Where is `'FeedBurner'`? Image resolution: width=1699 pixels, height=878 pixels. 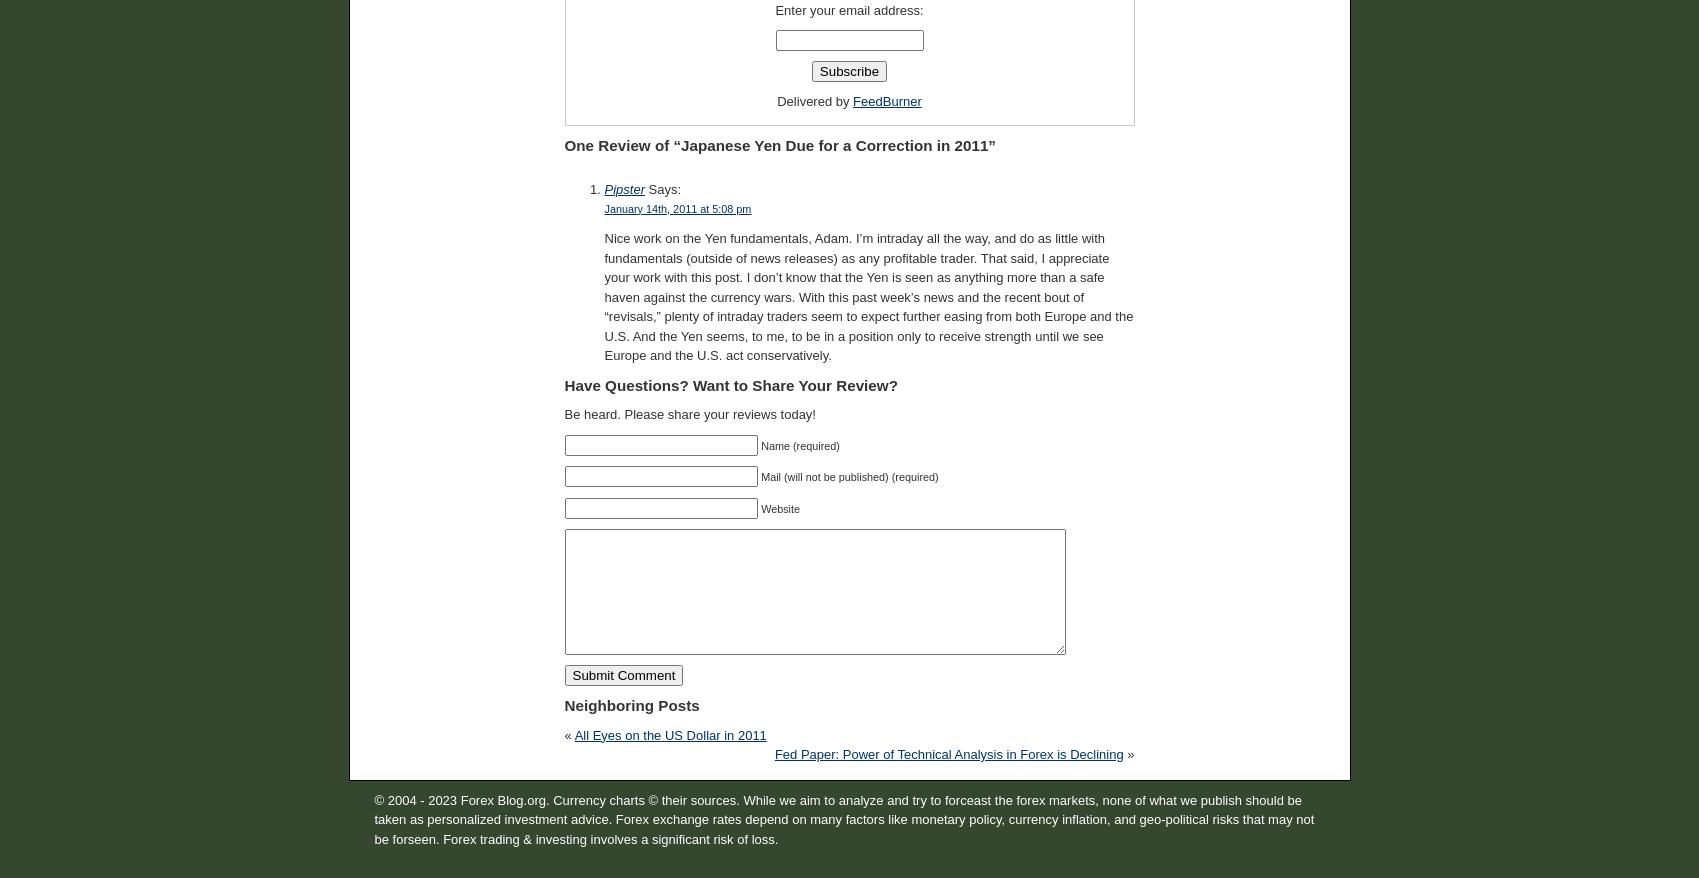 'FeedBurner' is located at coordinates (852, 100).